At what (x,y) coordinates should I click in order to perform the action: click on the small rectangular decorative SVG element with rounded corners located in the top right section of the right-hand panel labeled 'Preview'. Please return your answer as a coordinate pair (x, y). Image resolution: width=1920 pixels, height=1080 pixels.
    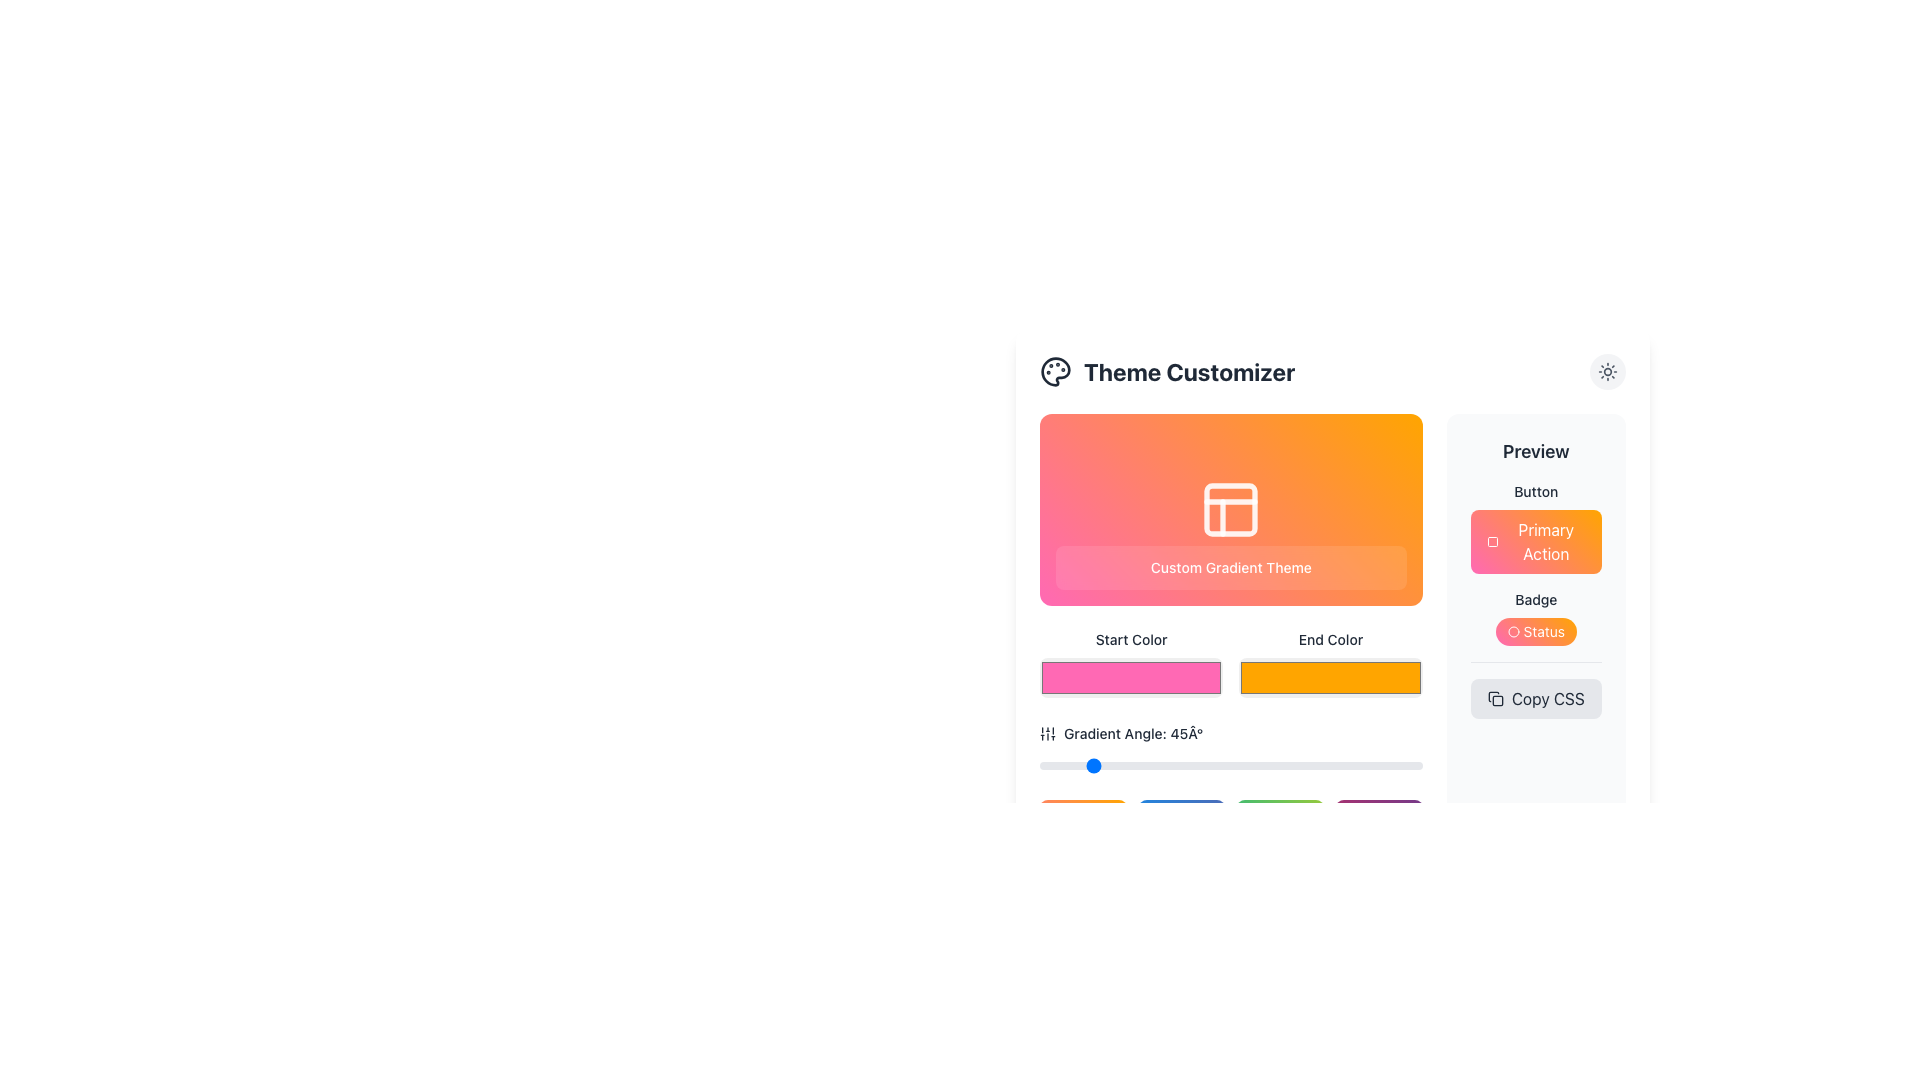
    Looking at the image, I should click on (1497, 700).